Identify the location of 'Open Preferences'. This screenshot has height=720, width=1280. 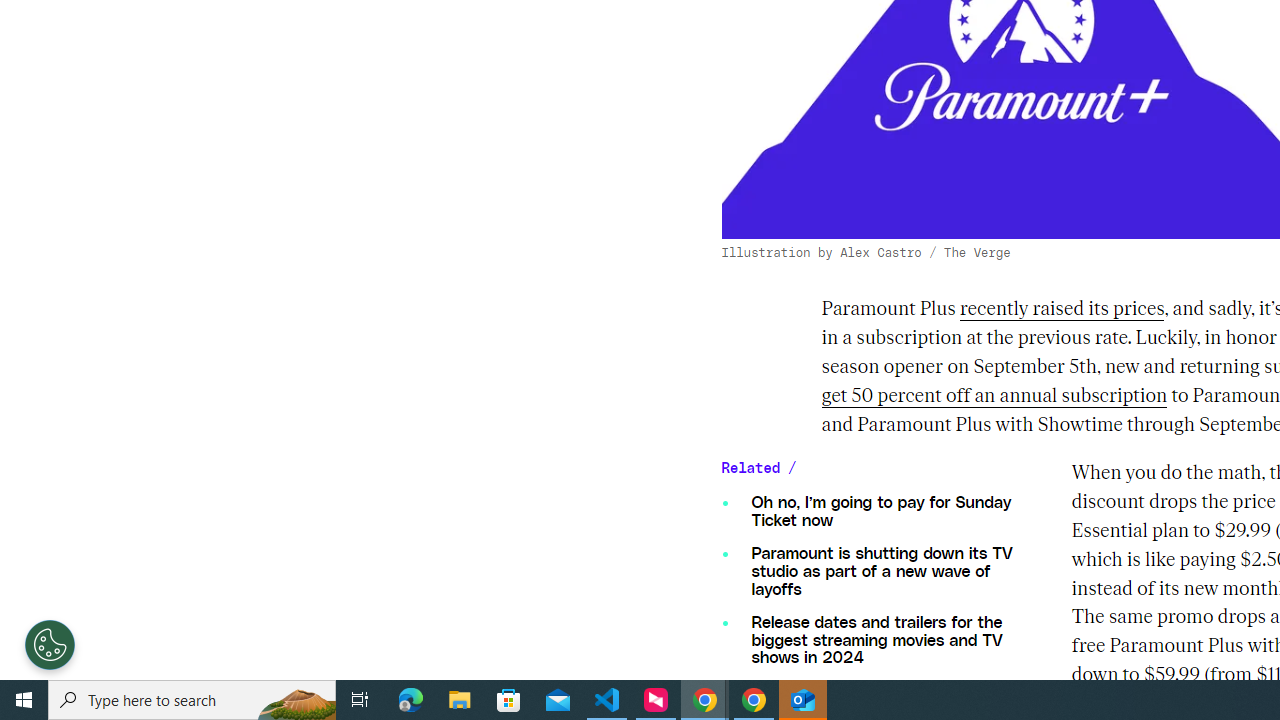
(50, 645).